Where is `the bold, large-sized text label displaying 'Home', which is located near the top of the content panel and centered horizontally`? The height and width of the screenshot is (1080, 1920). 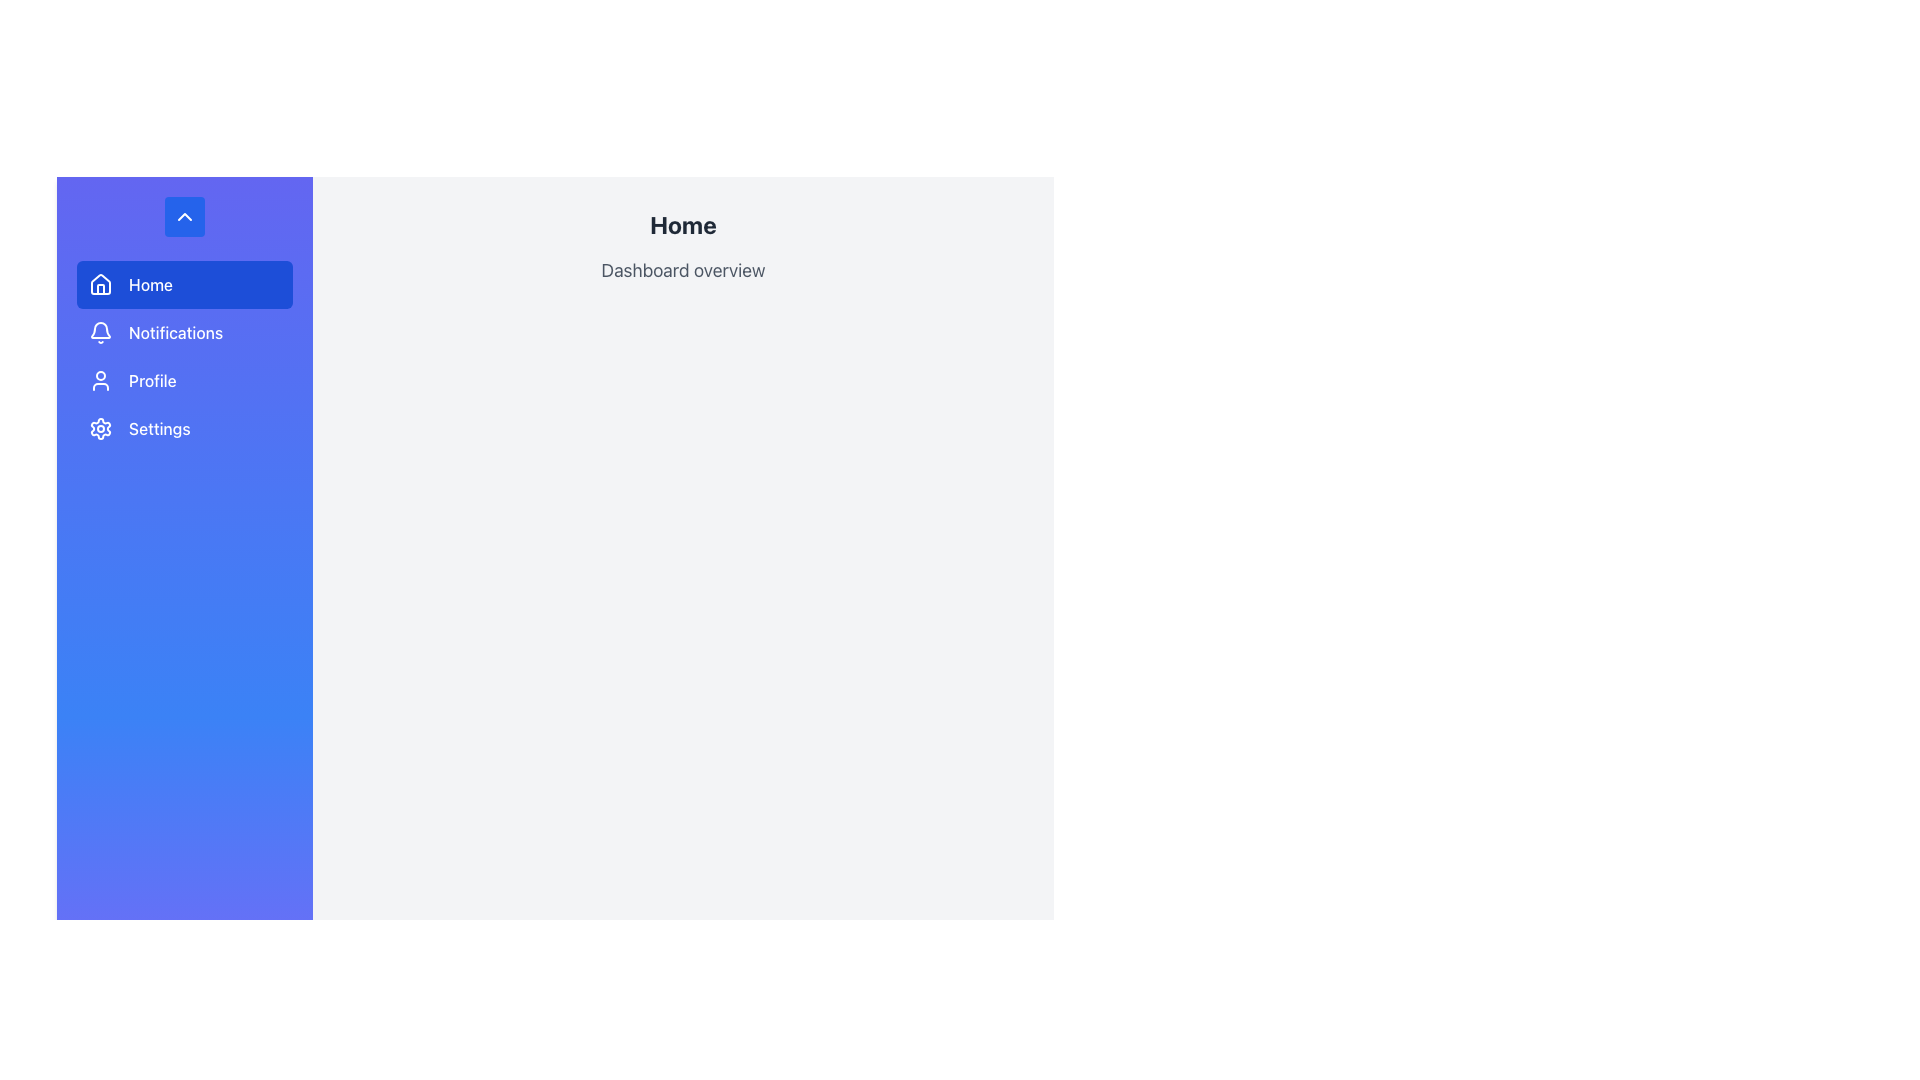
the bold, large-sized text label displaying 'Home', which is located near the top of the content panel and centered horizontally is located at coordinates (683, 224).